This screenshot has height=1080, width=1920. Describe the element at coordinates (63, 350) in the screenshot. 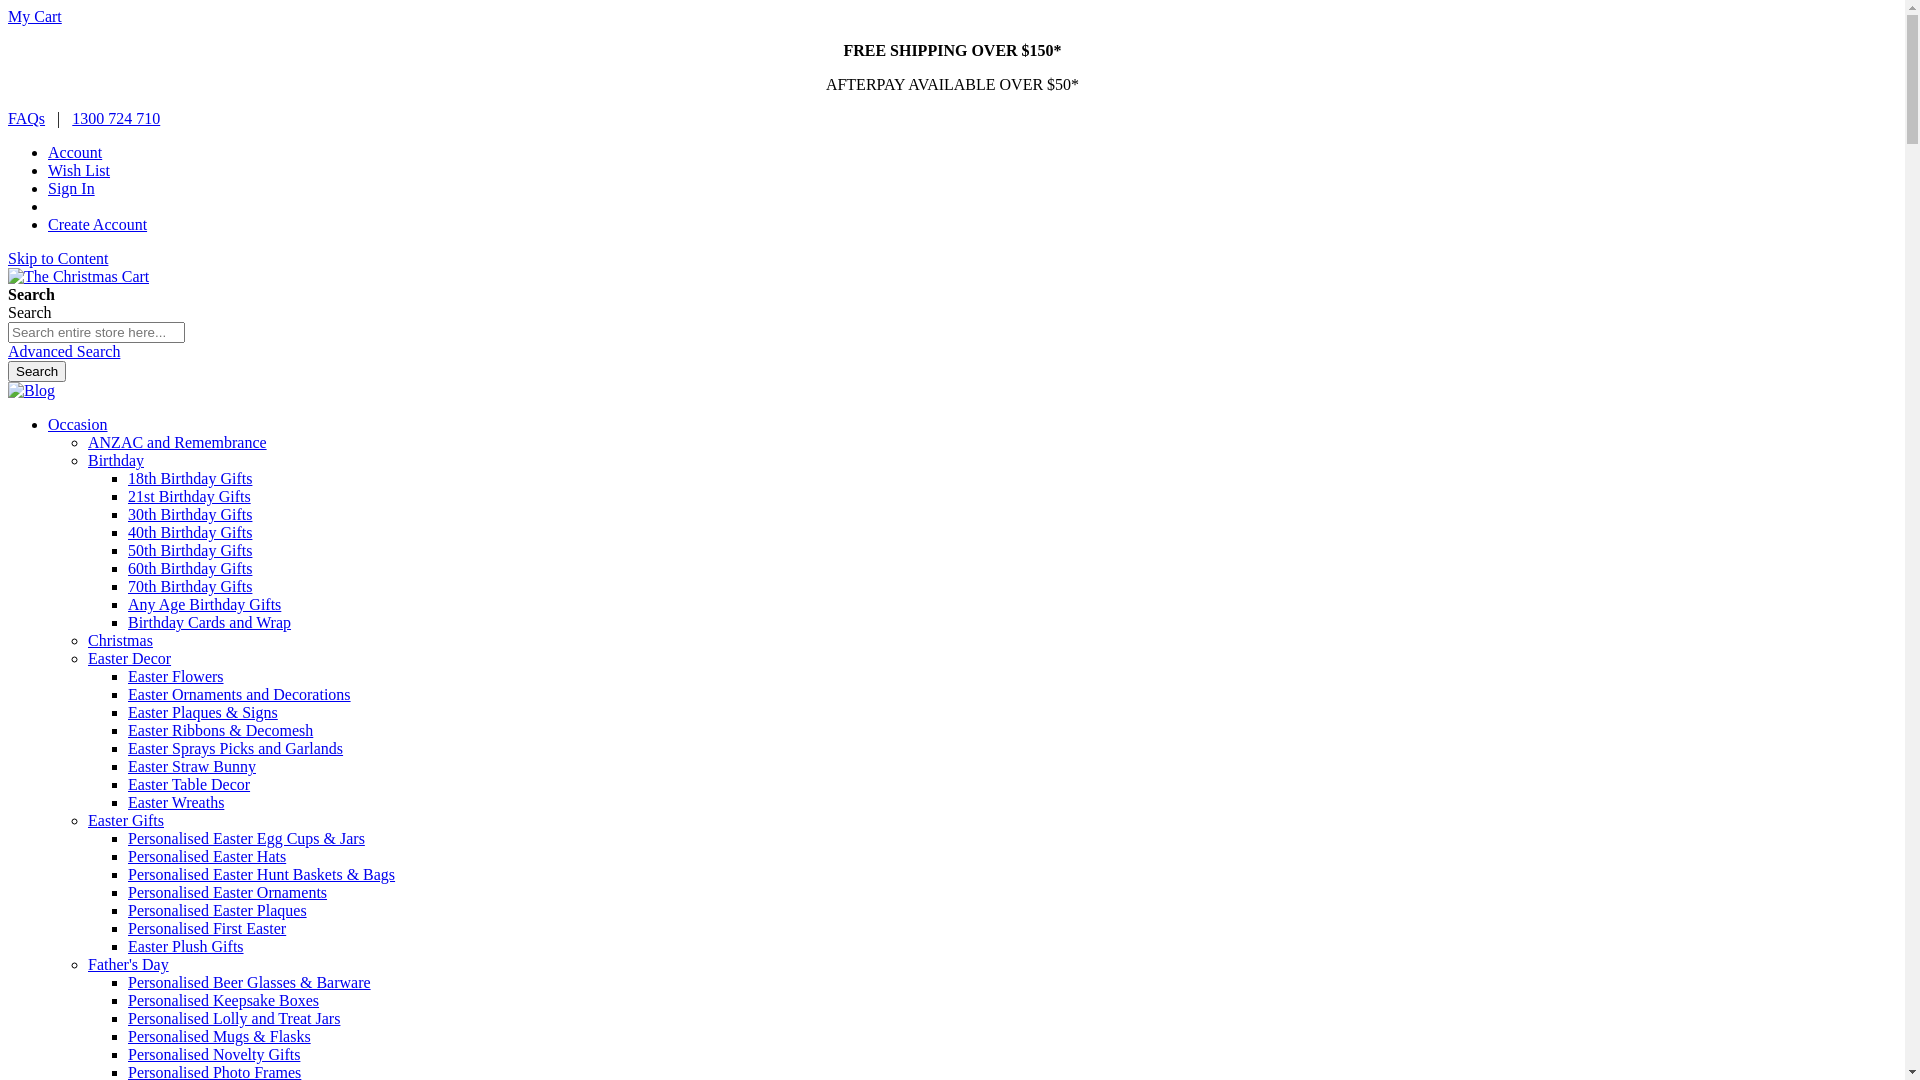

I see `'Advanced Search'` at that location.